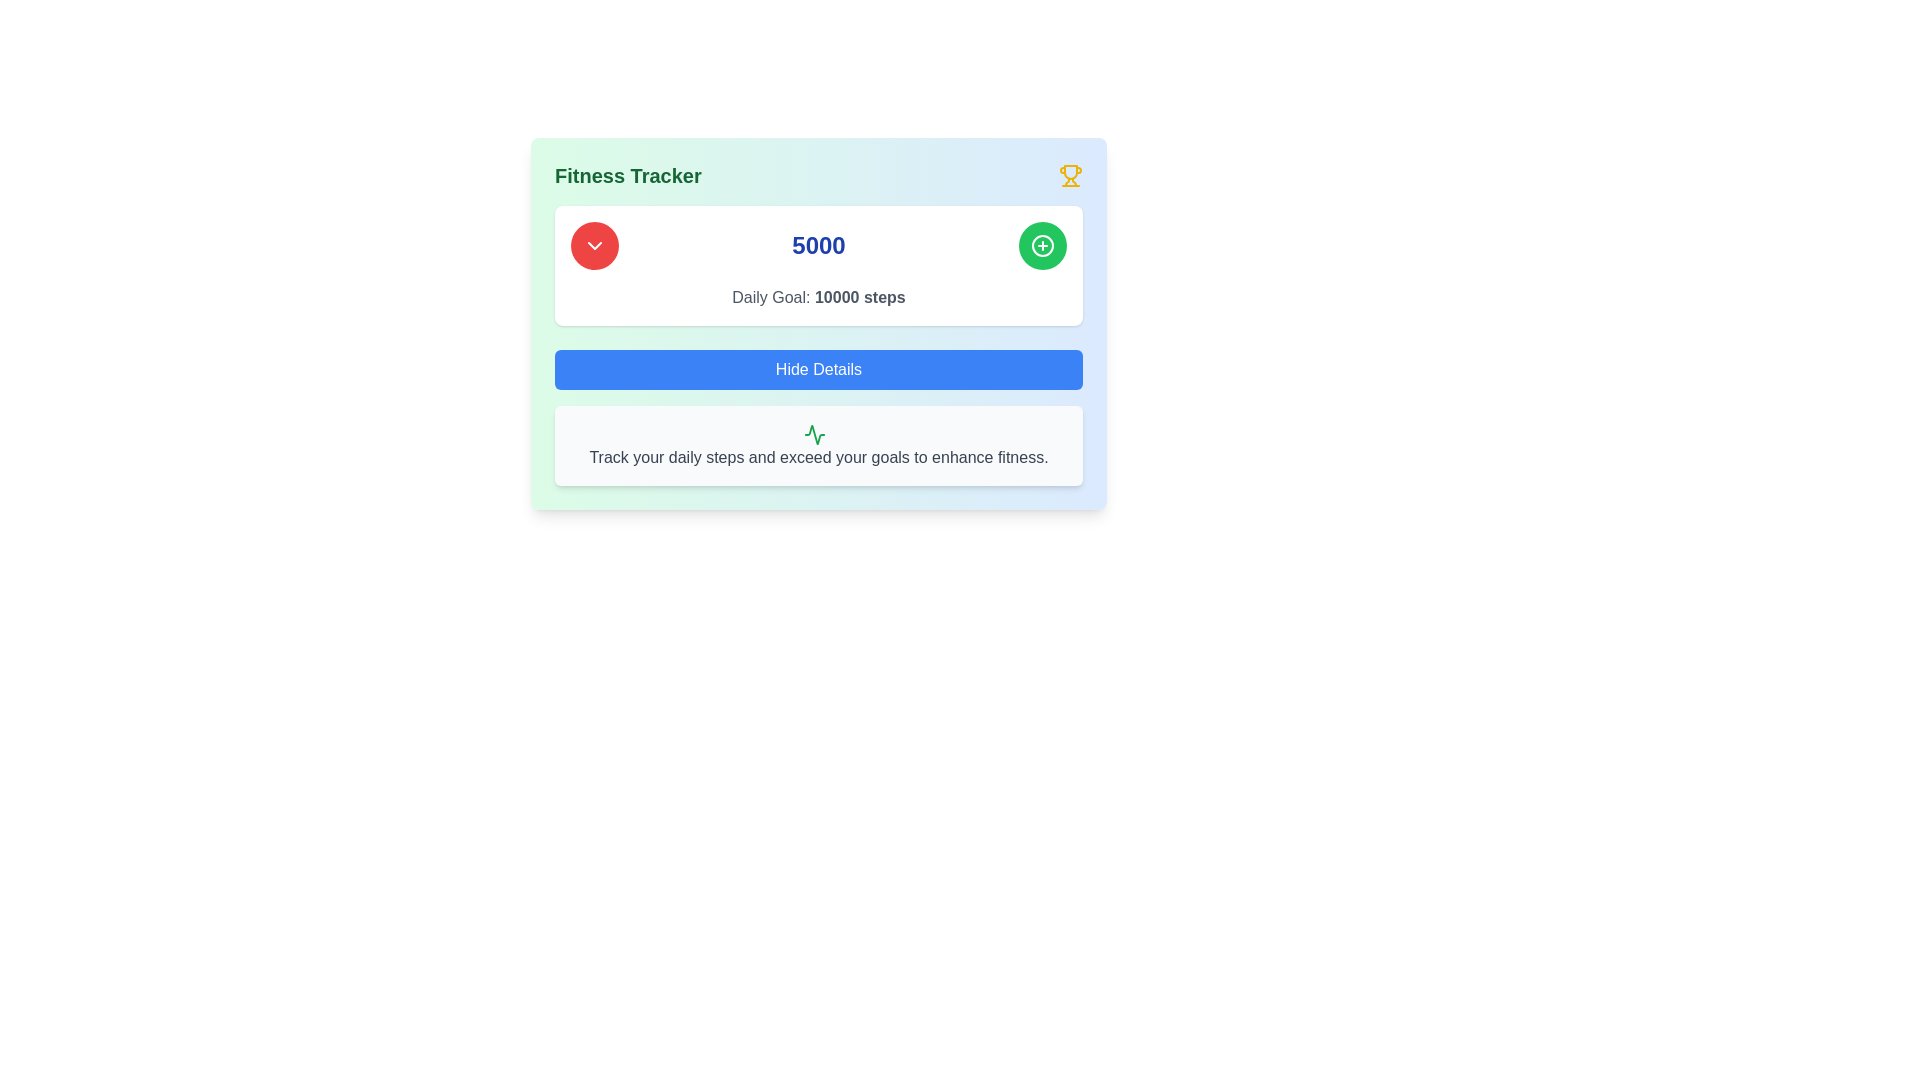  I want to click on the activity monitoring icon located in the top-right corner of the 'Fitness Tracker' box, positioned next to the trophy icon for informational purposes, so click(815, 433).